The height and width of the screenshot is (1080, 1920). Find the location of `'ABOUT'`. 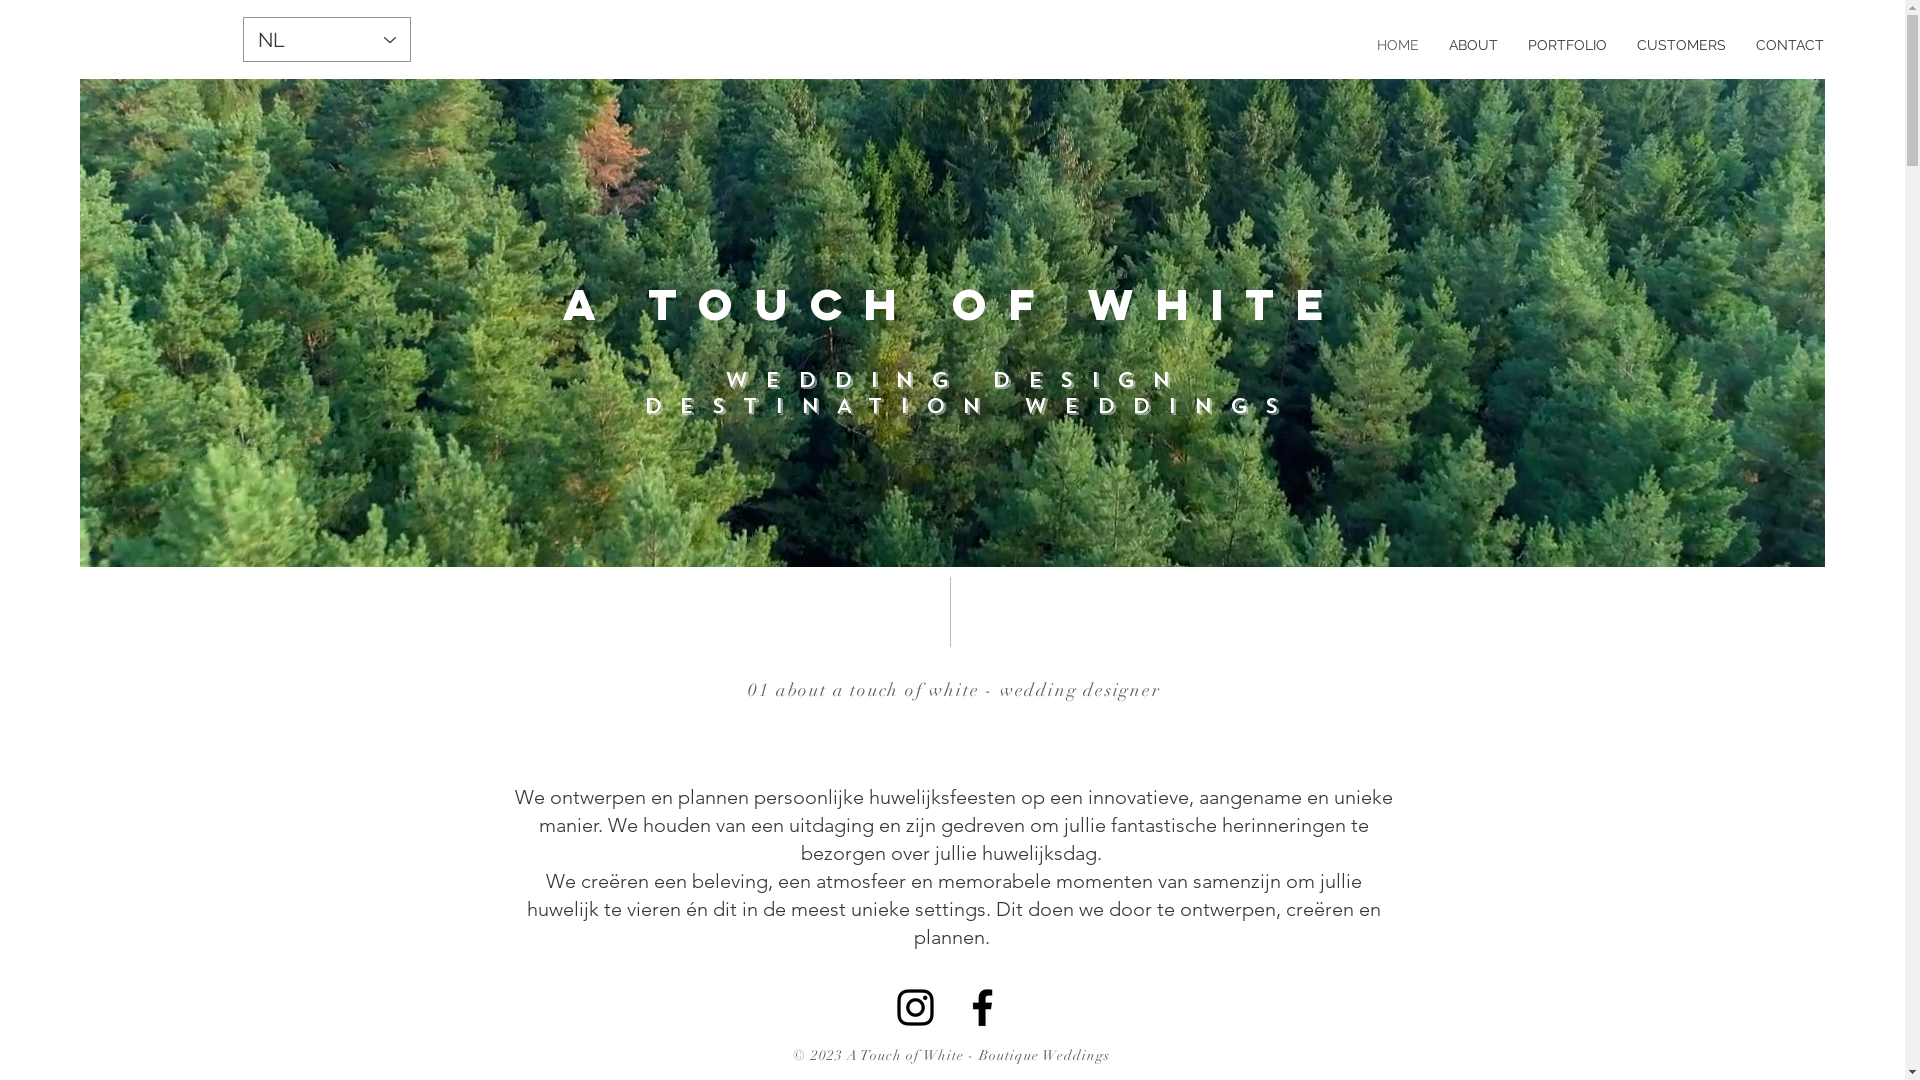

'ABOUT' is located at coordinates (1473, 45).